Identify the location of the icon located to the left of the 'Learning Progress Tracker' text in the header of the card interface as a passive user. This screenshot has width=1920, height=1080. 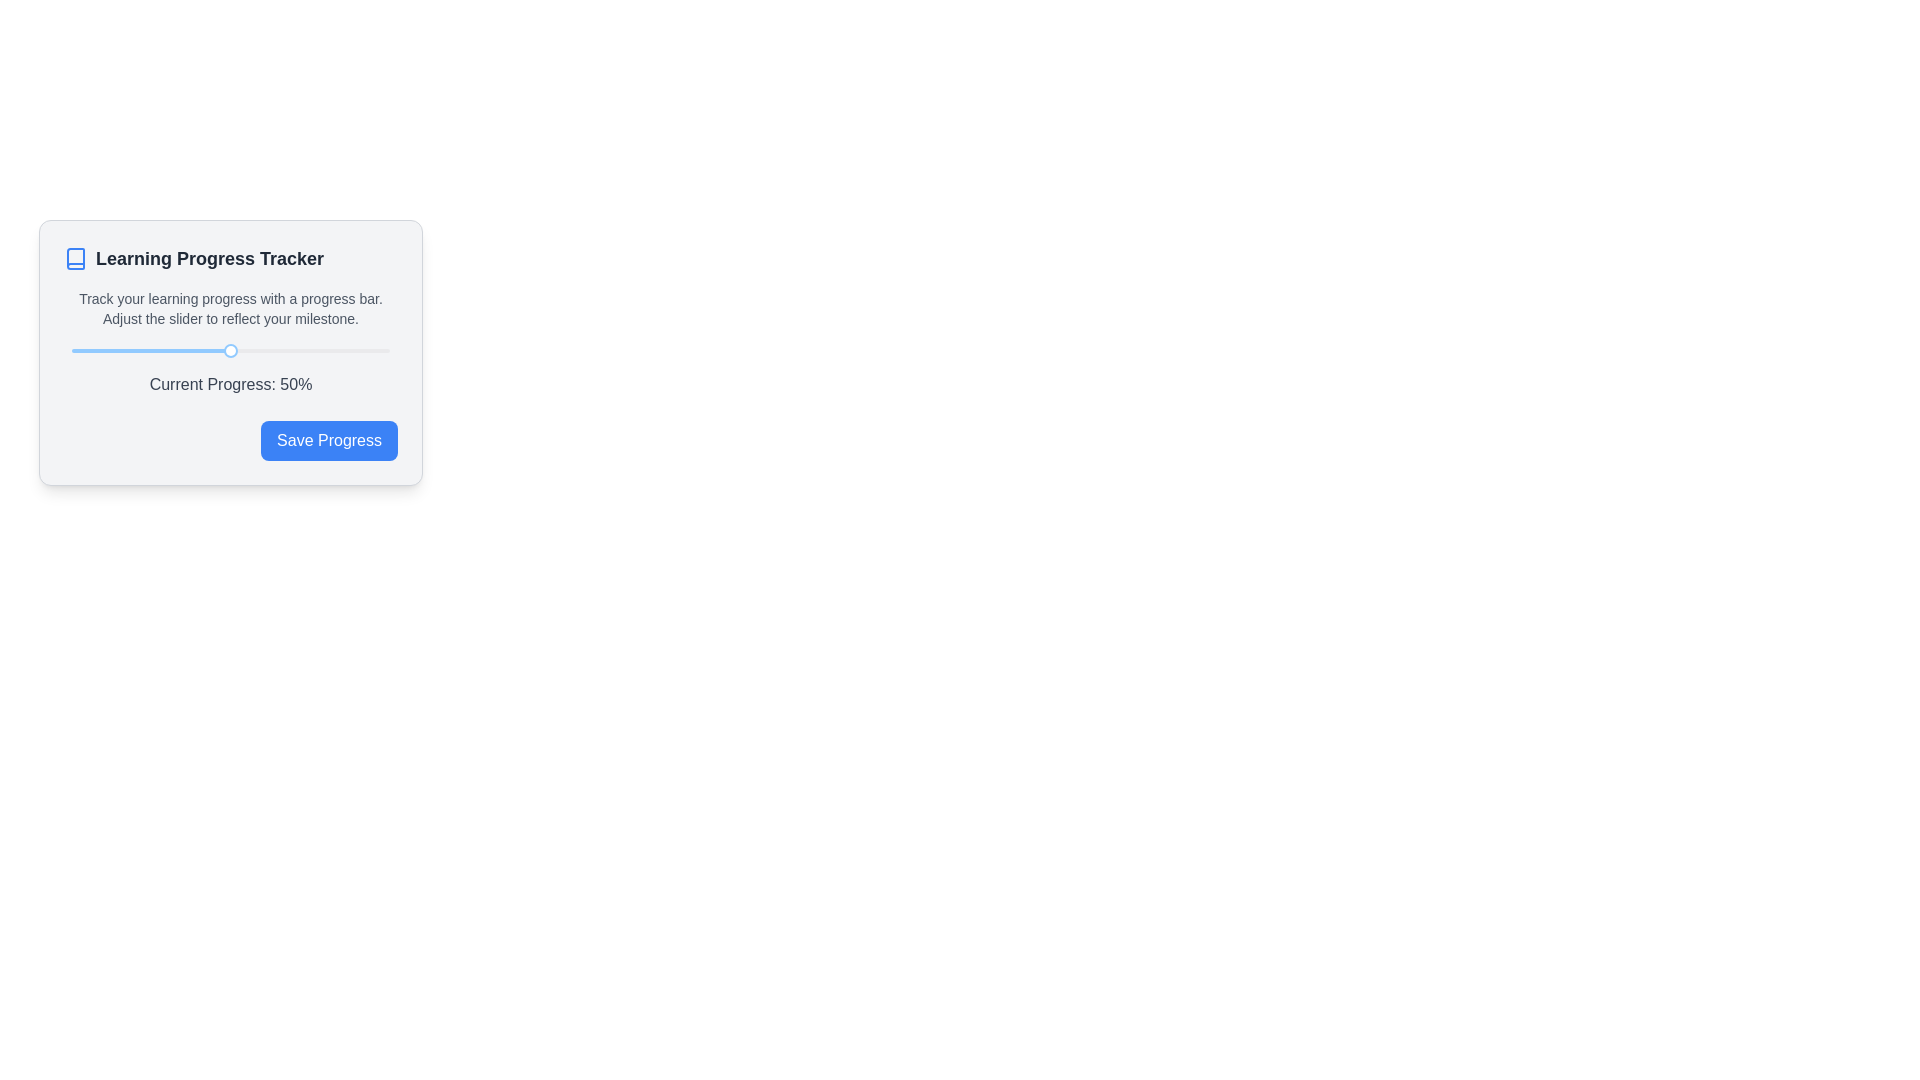
(76, 257).